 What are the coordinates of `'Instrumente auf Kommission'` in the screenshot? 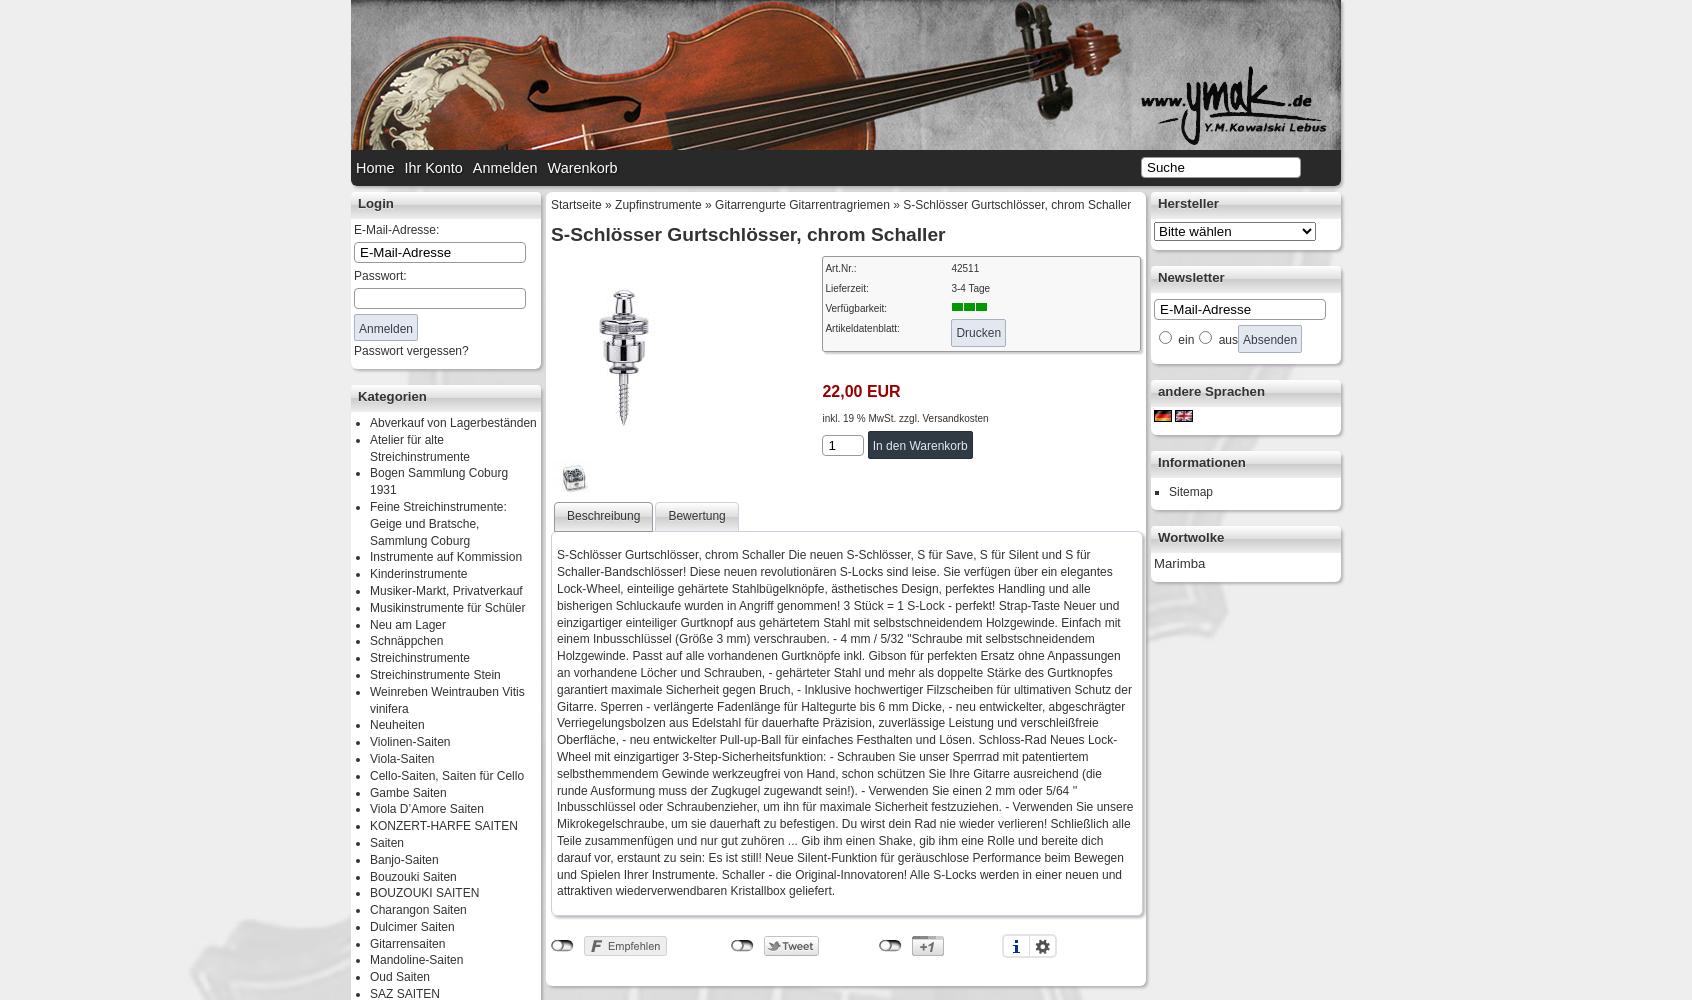 It's located at (445, 557).